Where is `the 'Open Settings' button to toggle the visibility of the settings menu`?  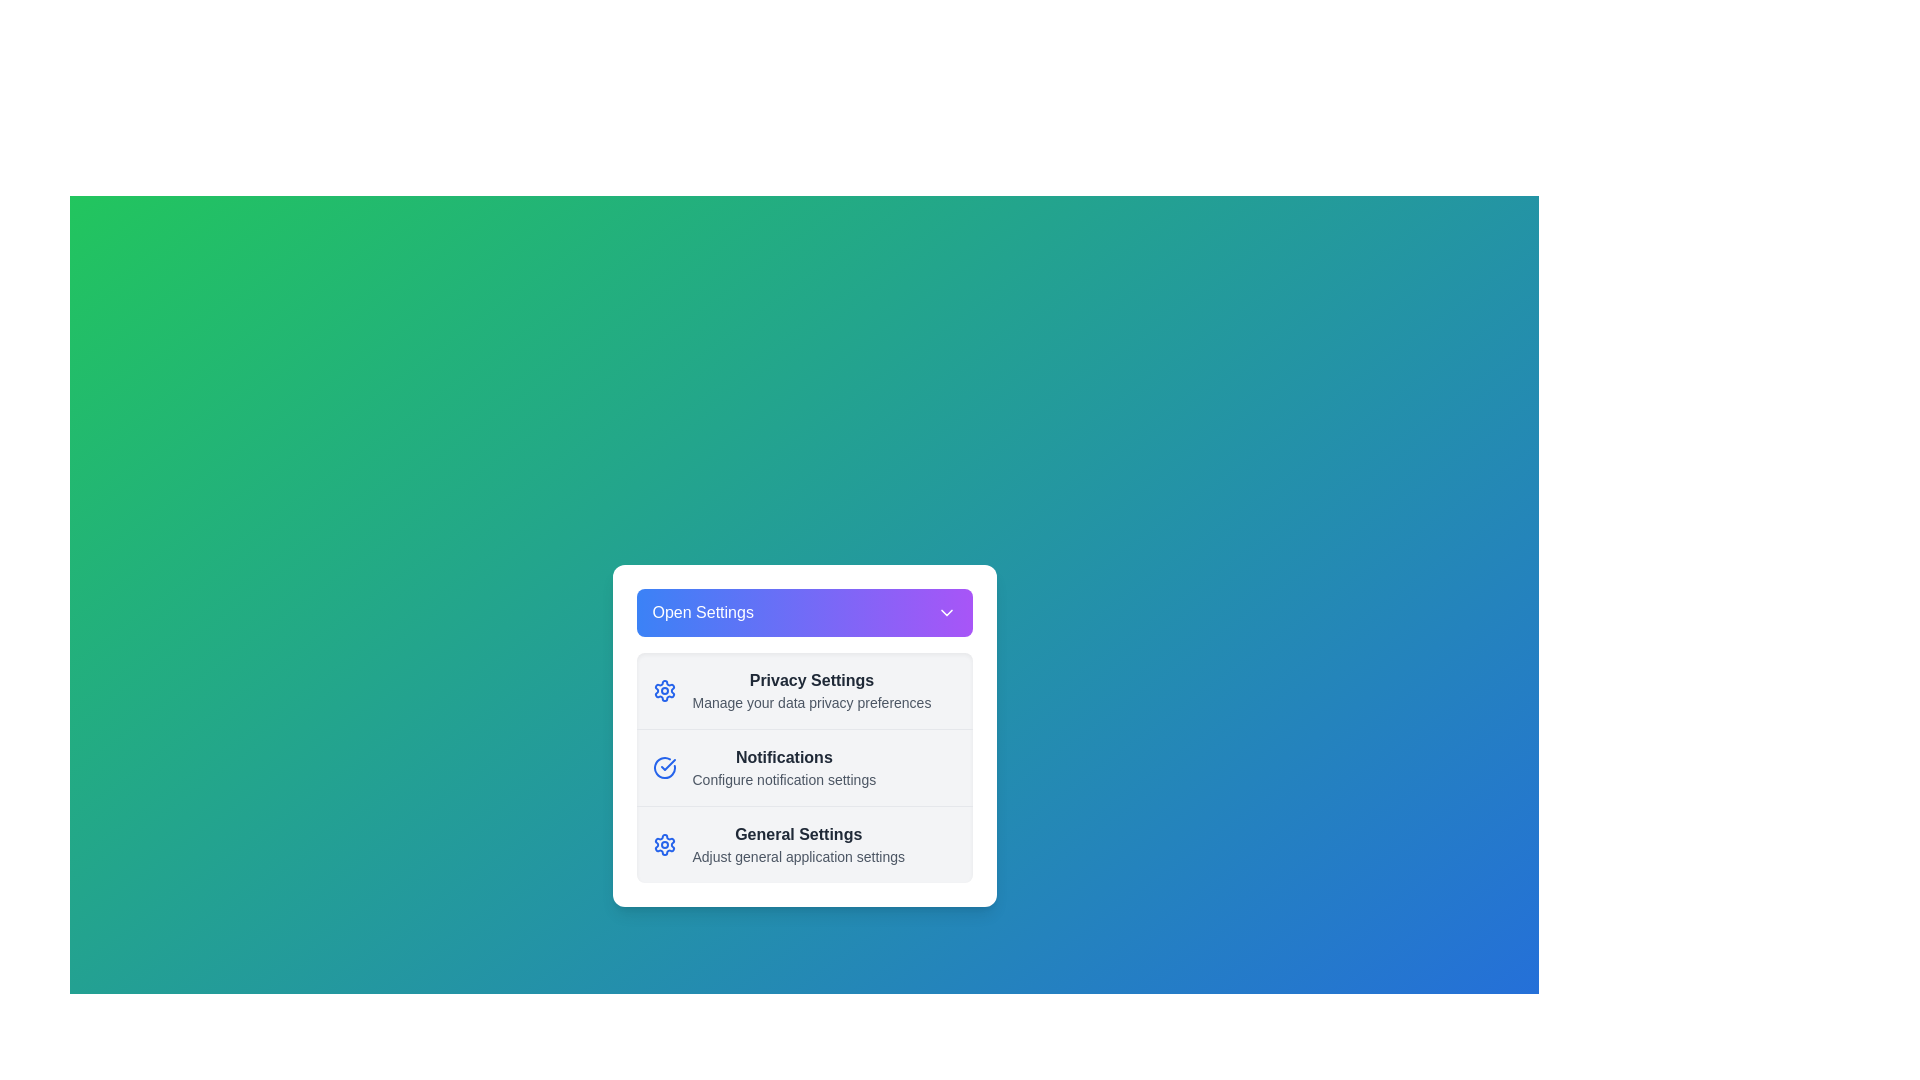
the 'Open Settings' button to toggle the visibility of the settings menu is located at coordinates (804, 612).